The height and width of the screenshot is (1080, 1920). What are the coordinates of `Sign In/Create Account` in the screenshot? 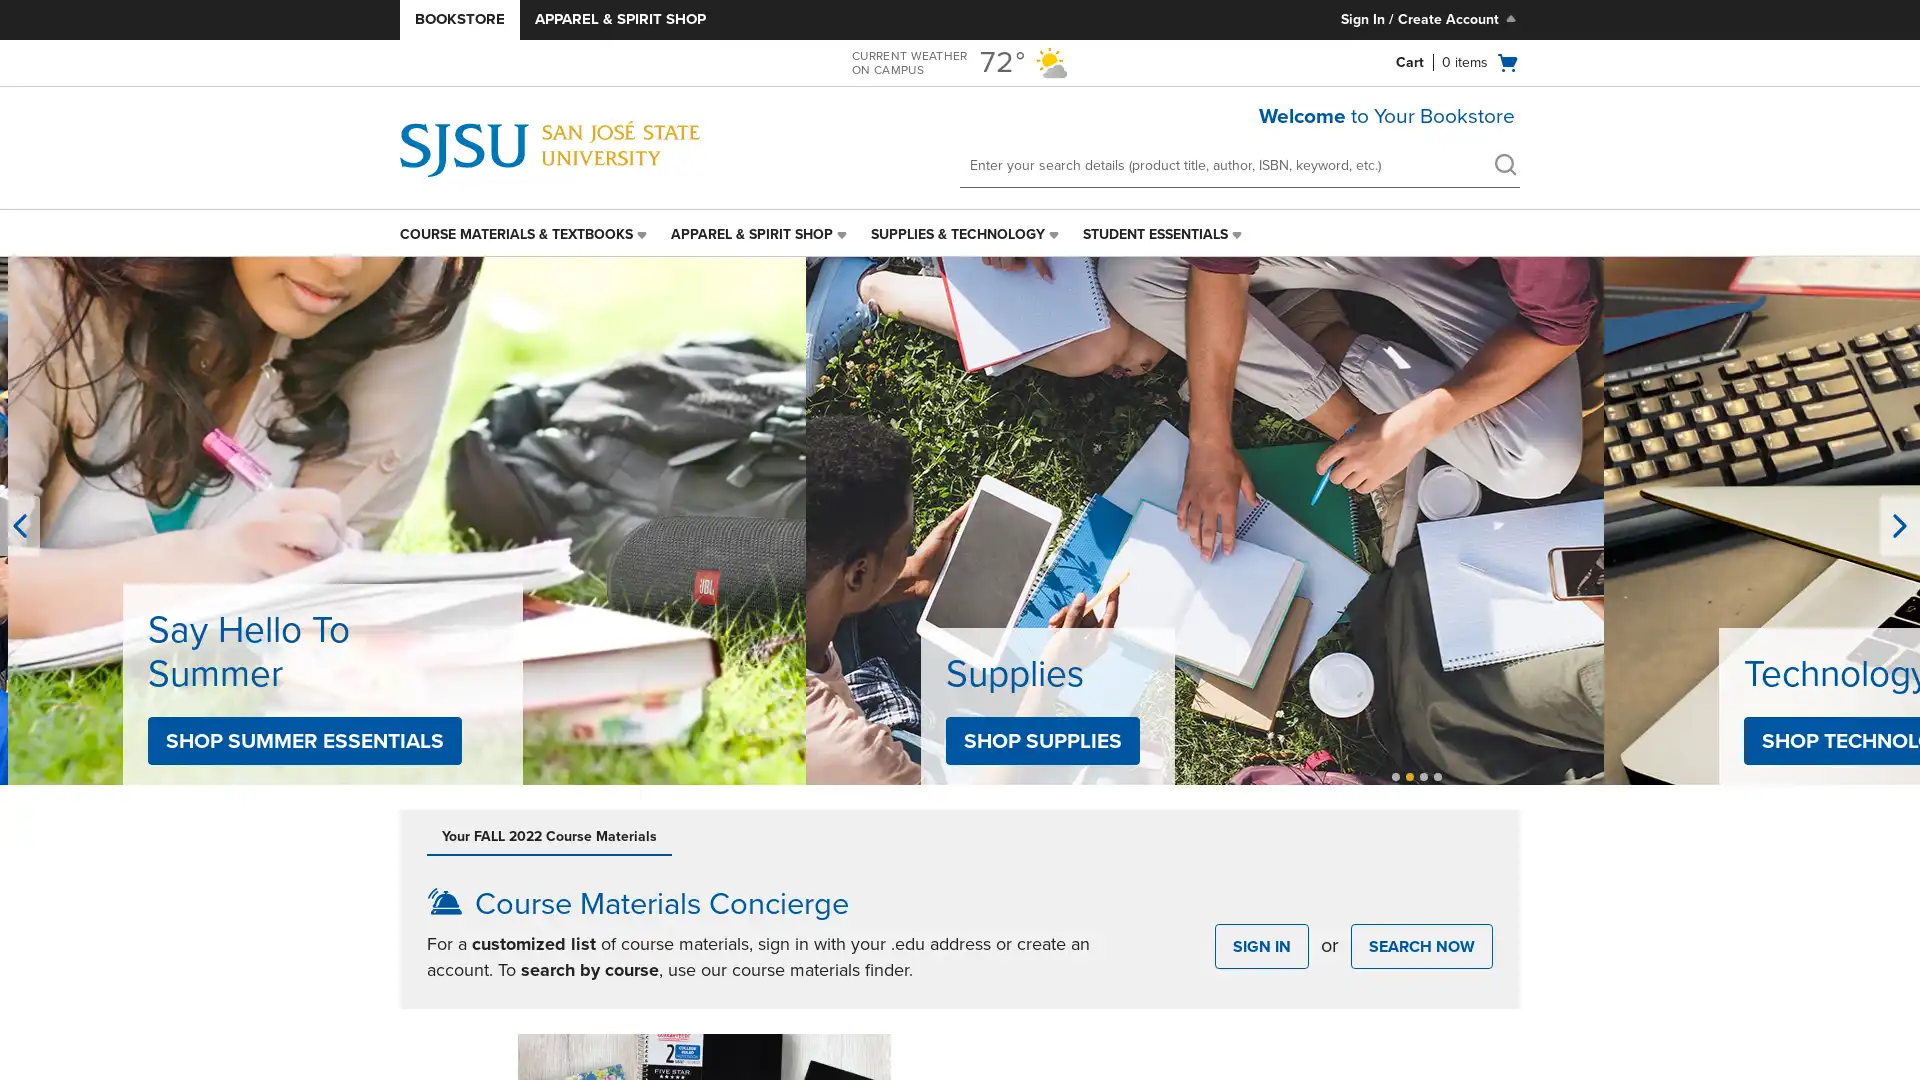 It's located at (1429, 19).